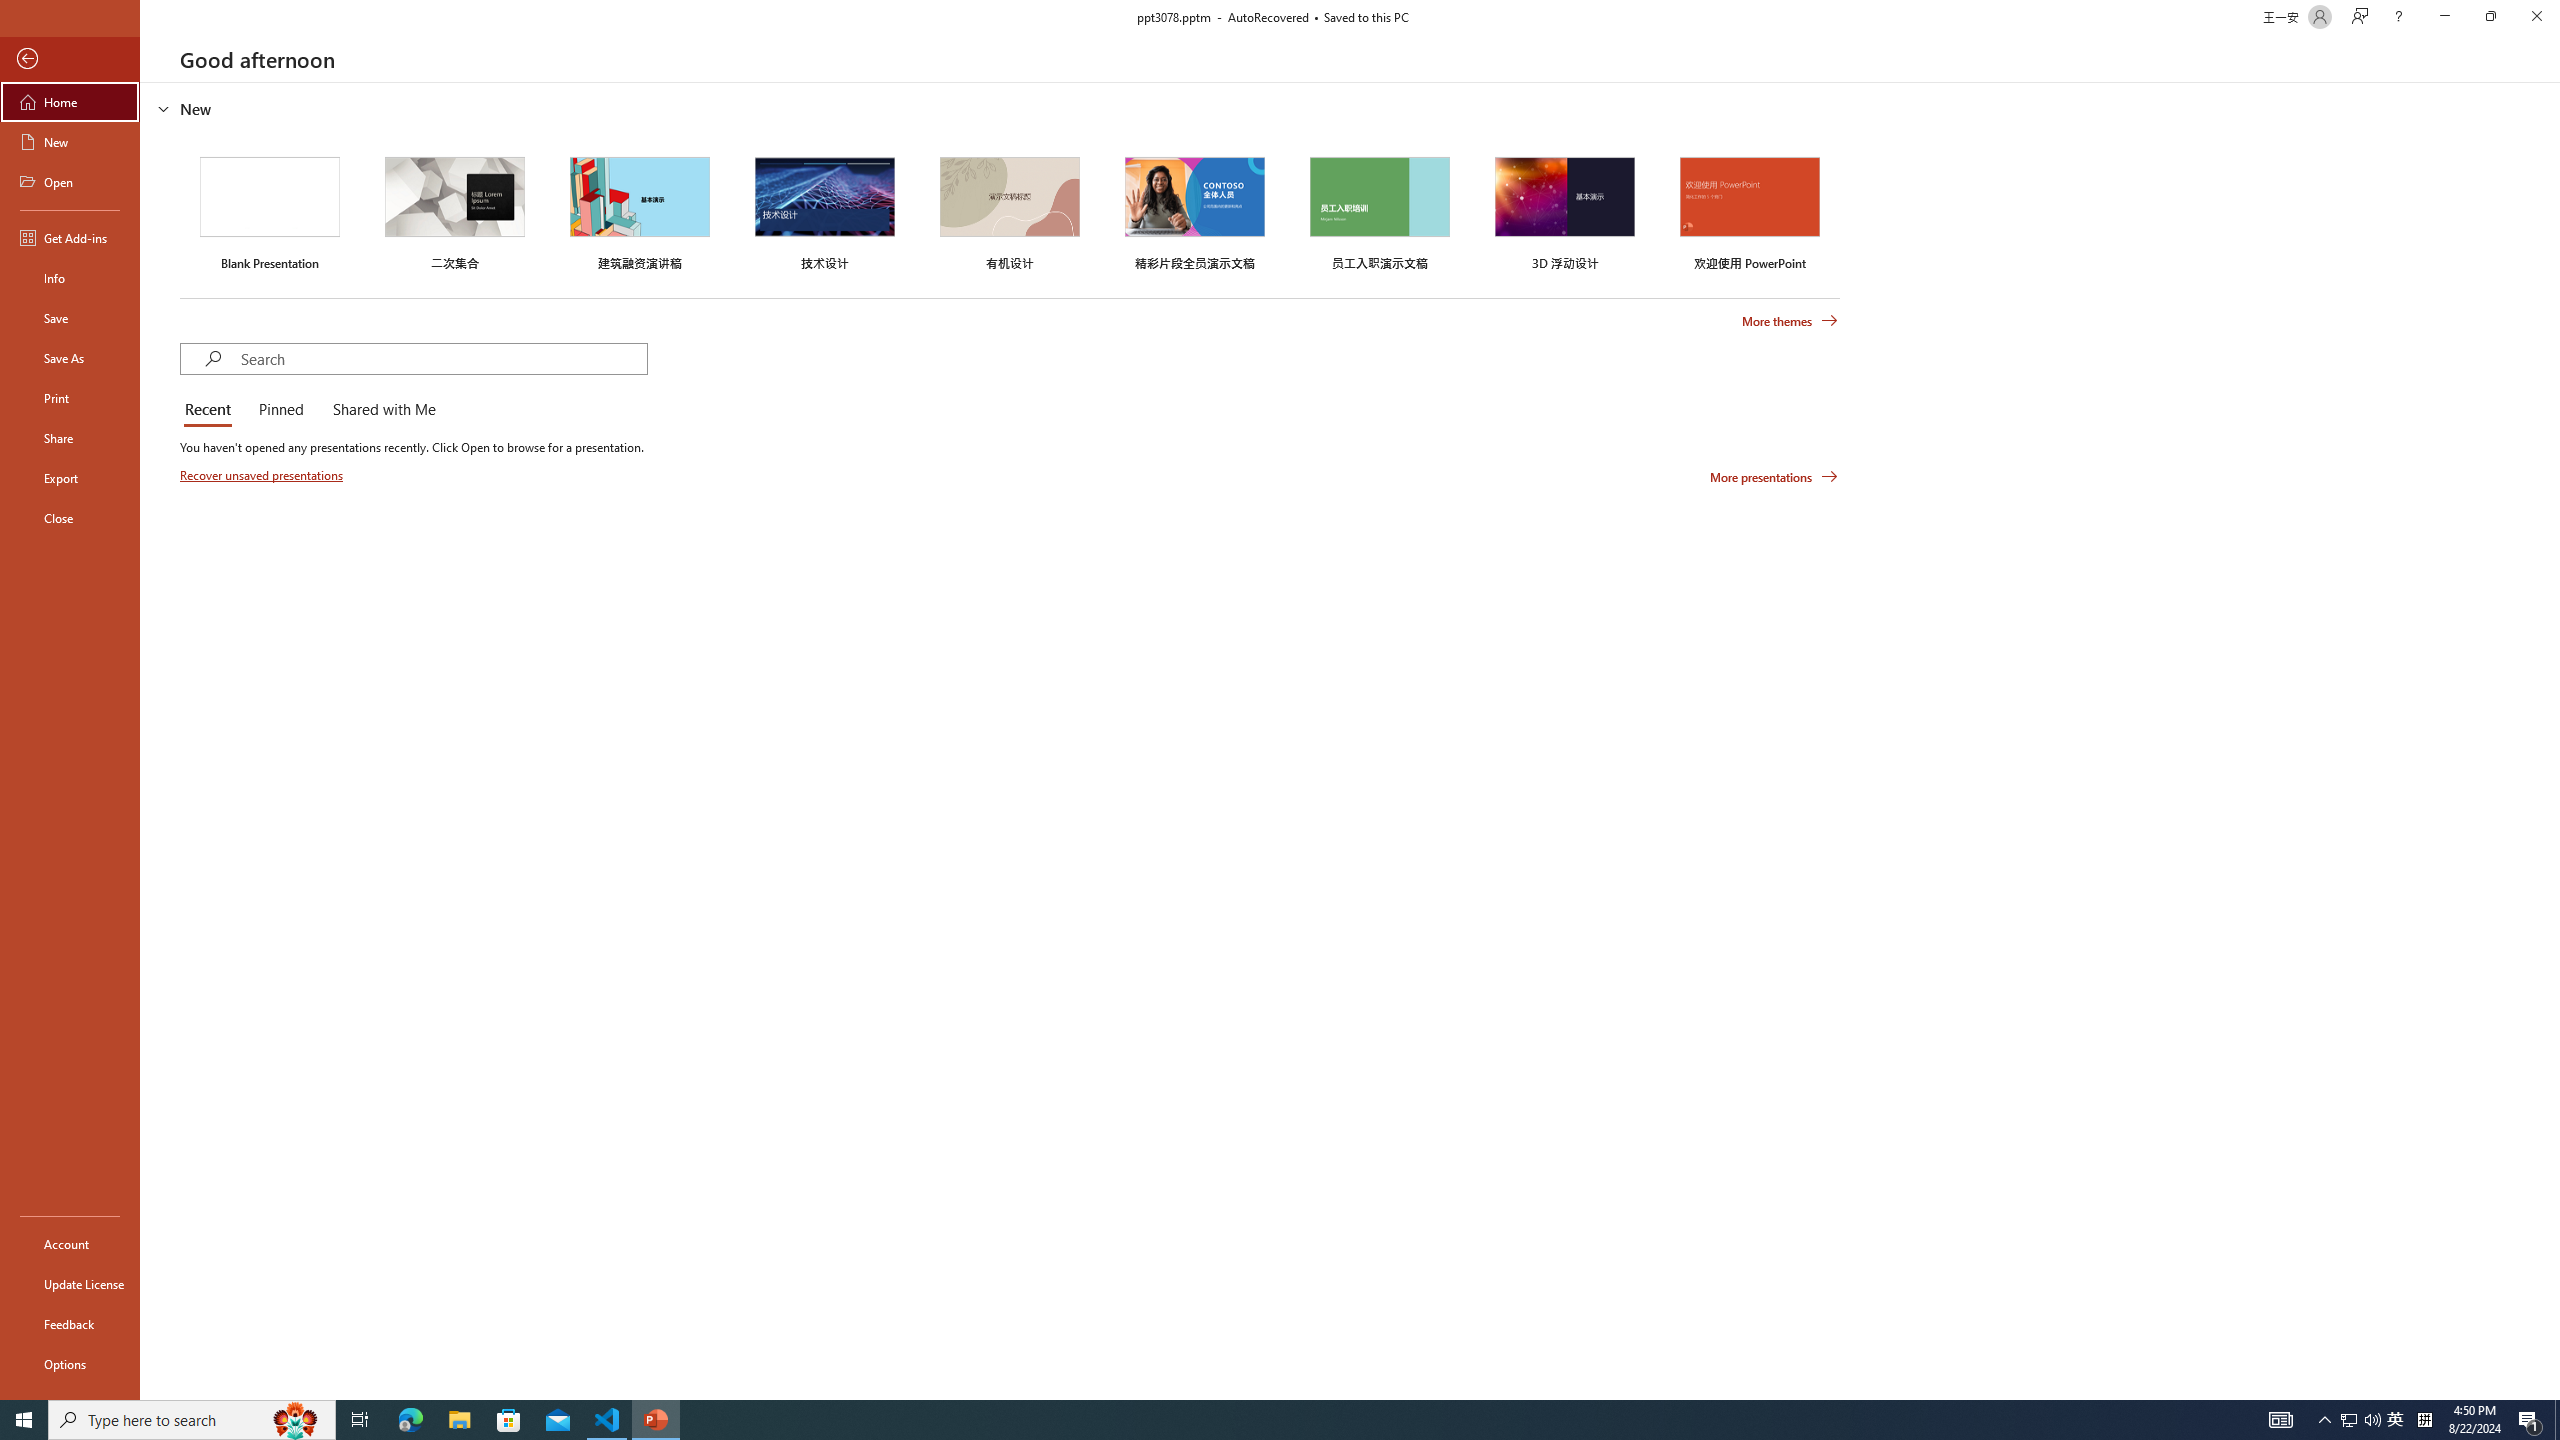 This screenshot has height=1440, width=2560. I want to click on 'Export', so click(69, 478).